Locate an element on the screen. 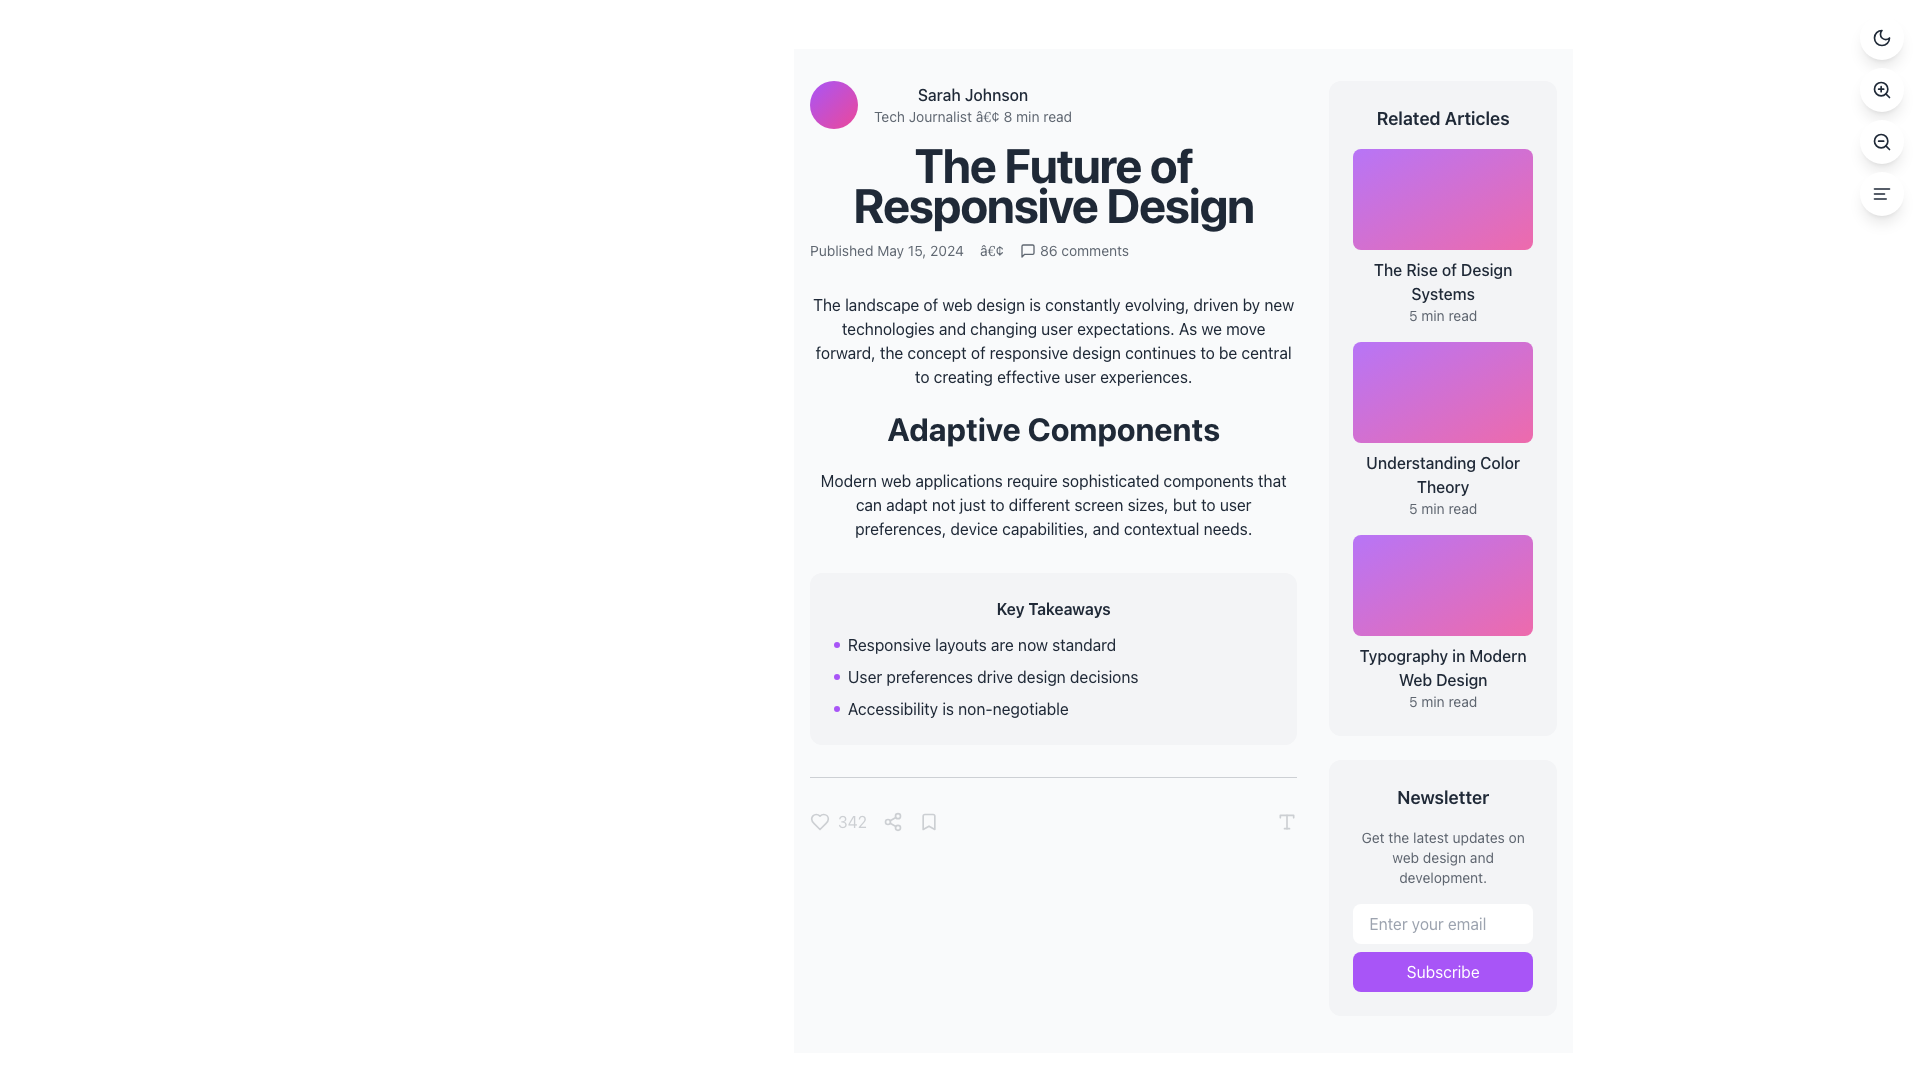 This screenshot has width=1920, height=1080. the descriptive text element located in the 'Newsletter' section, positioned beneath the heading 'Newsletter' and above the email input box is located at coordinates (1443, 857).